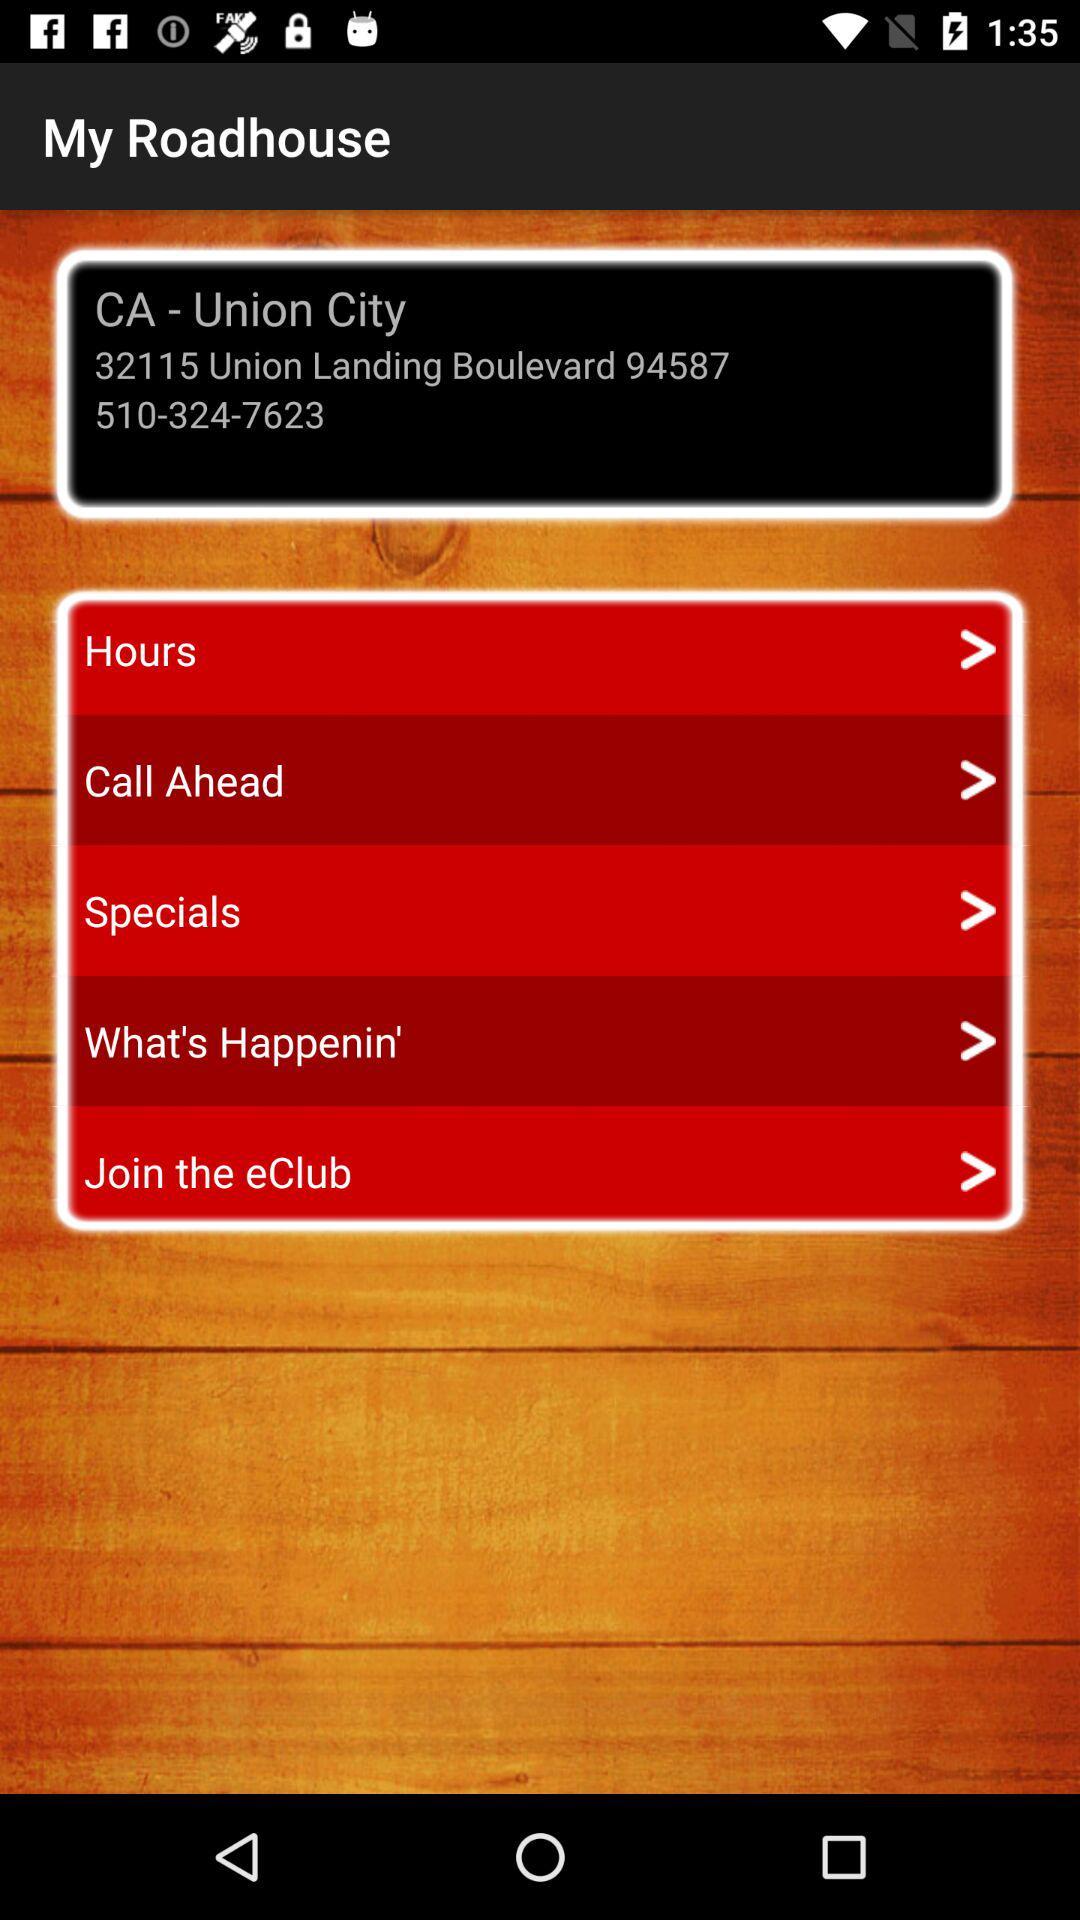 Image resolution: width=1080 pixels, height=1920 pixels. Describe the element at coordinates (165, 779) in the screenshot. I see `the call ahead item` at that location.